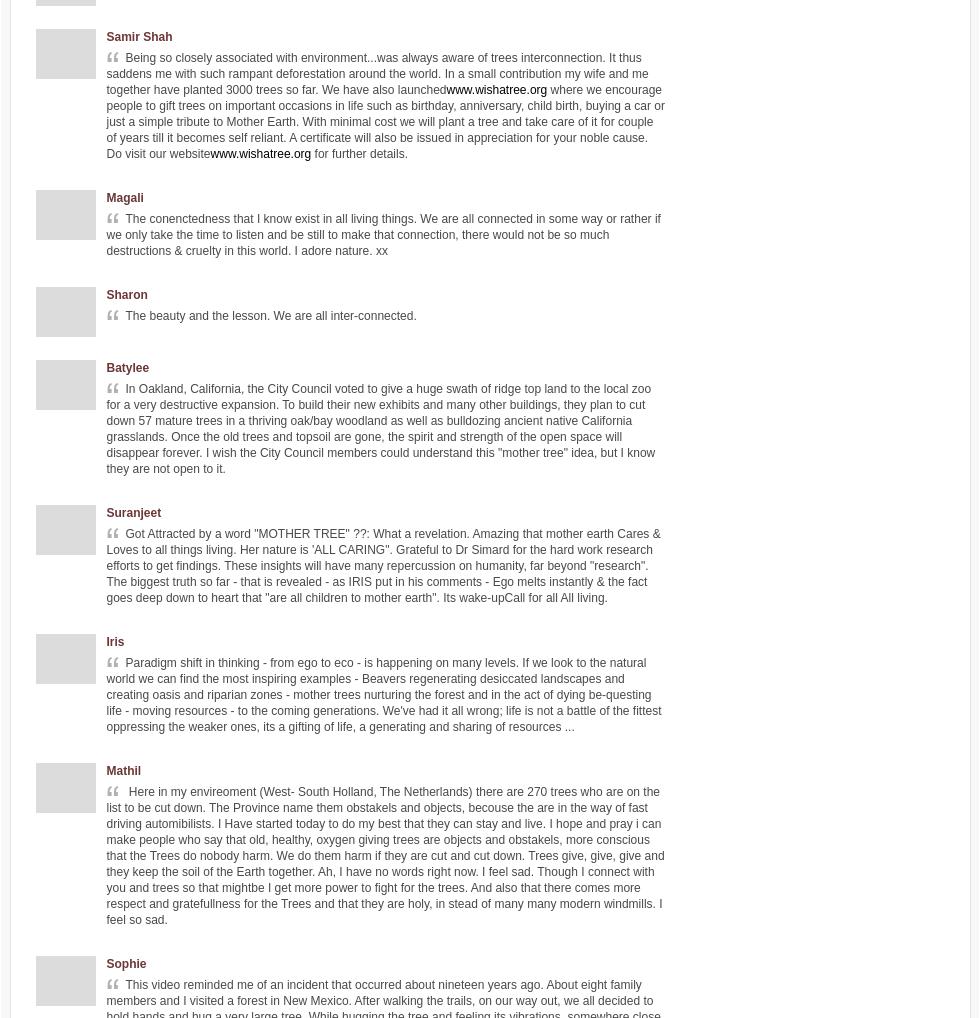 The image size is (980, 1018). I want to click on 'Sharon', so click(125, 295).